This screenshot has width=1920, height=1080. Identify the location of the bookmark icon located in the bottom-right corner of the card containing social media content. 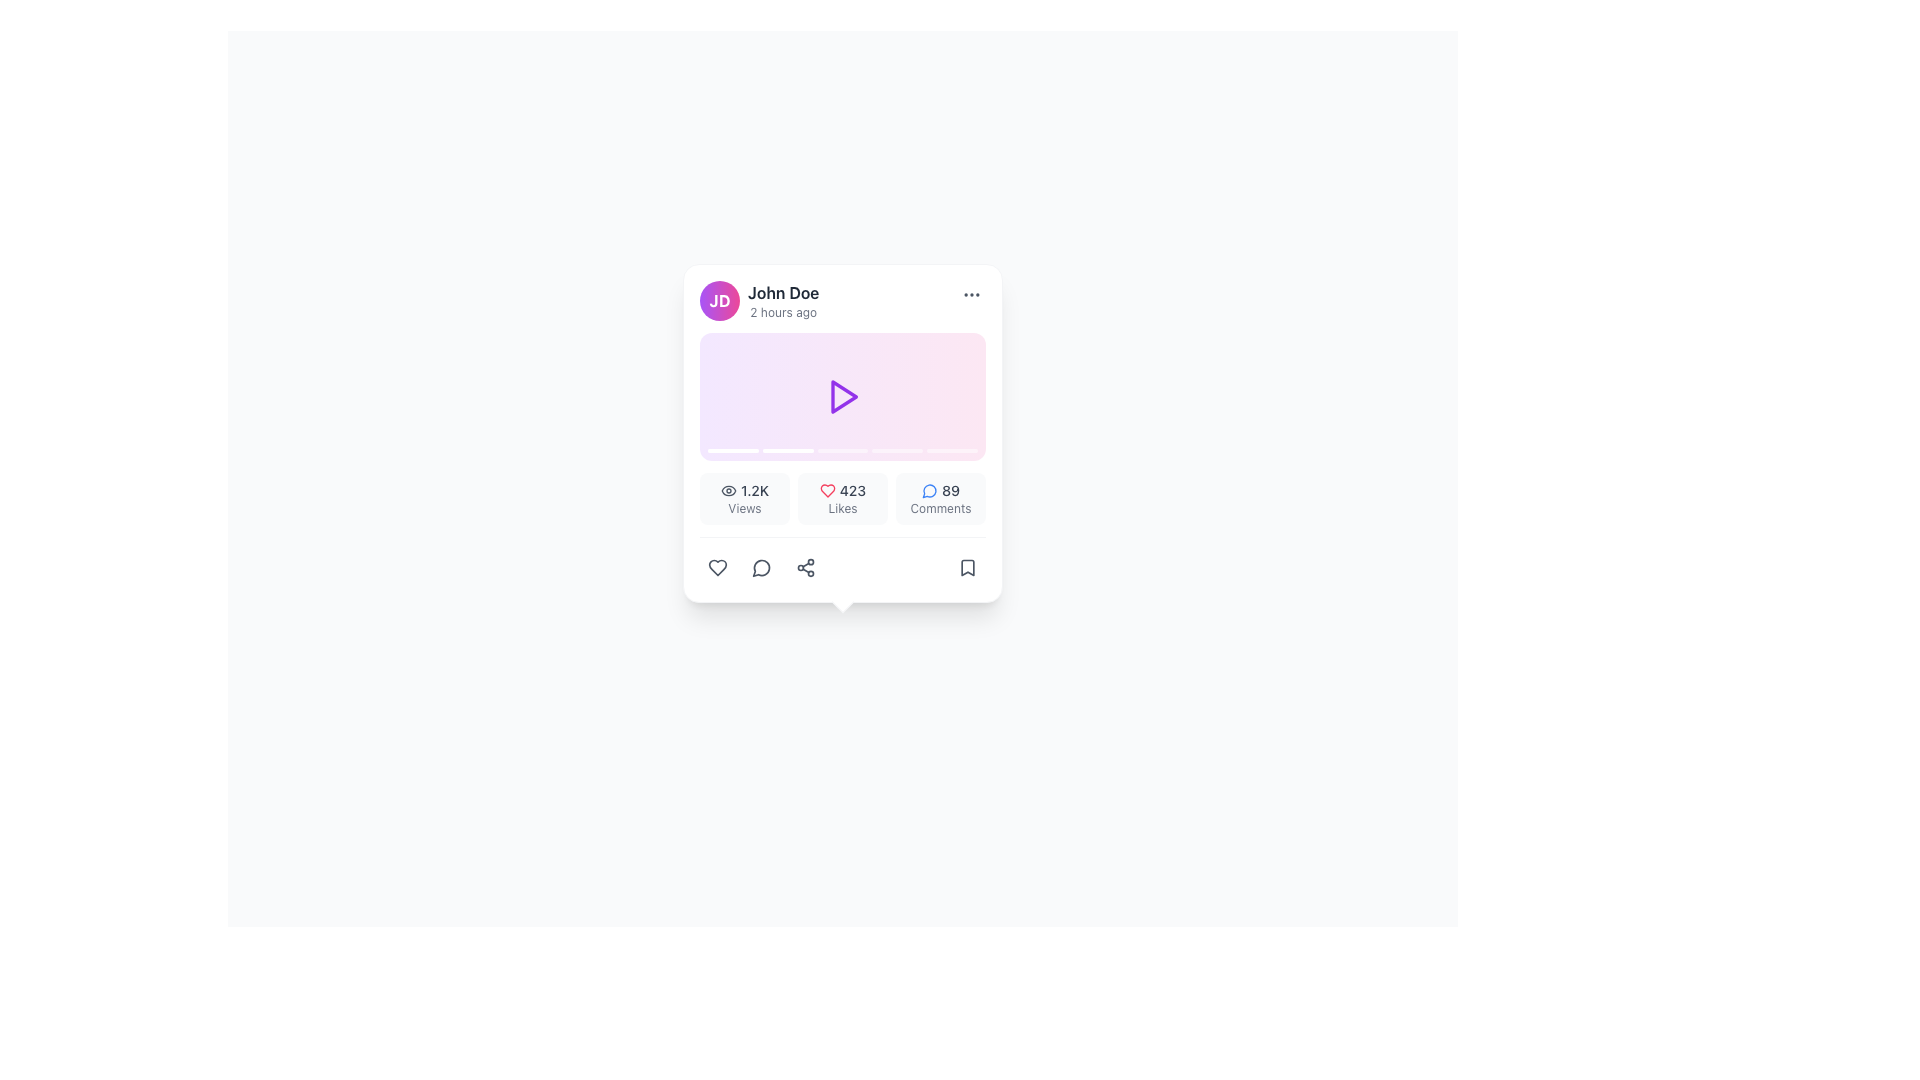
(968, 567).